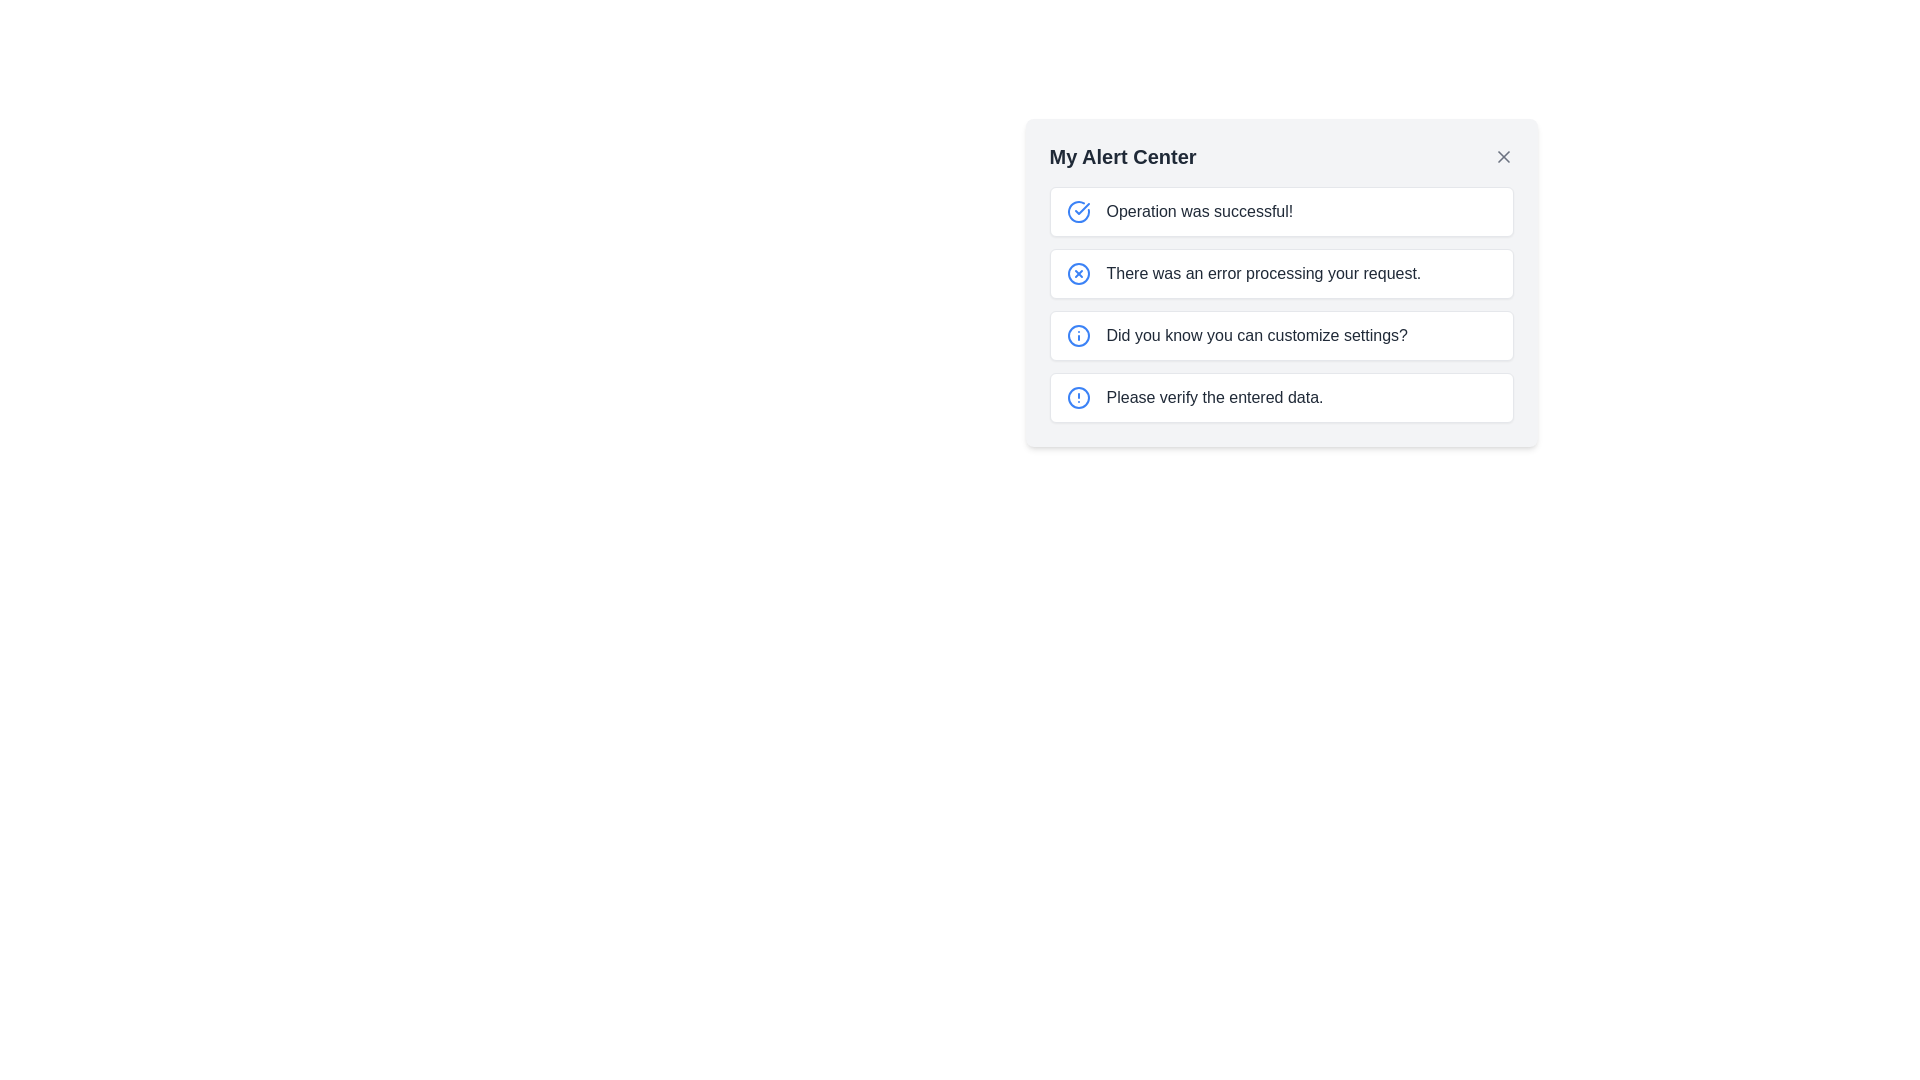 This screenshot has height=1080, width=1920. Describe the element at coordinates (1077, 273) in the screenshot. I see `the circular SVG element that is part of the alert icon for the message 'There was an error processing your request.'` at that location.